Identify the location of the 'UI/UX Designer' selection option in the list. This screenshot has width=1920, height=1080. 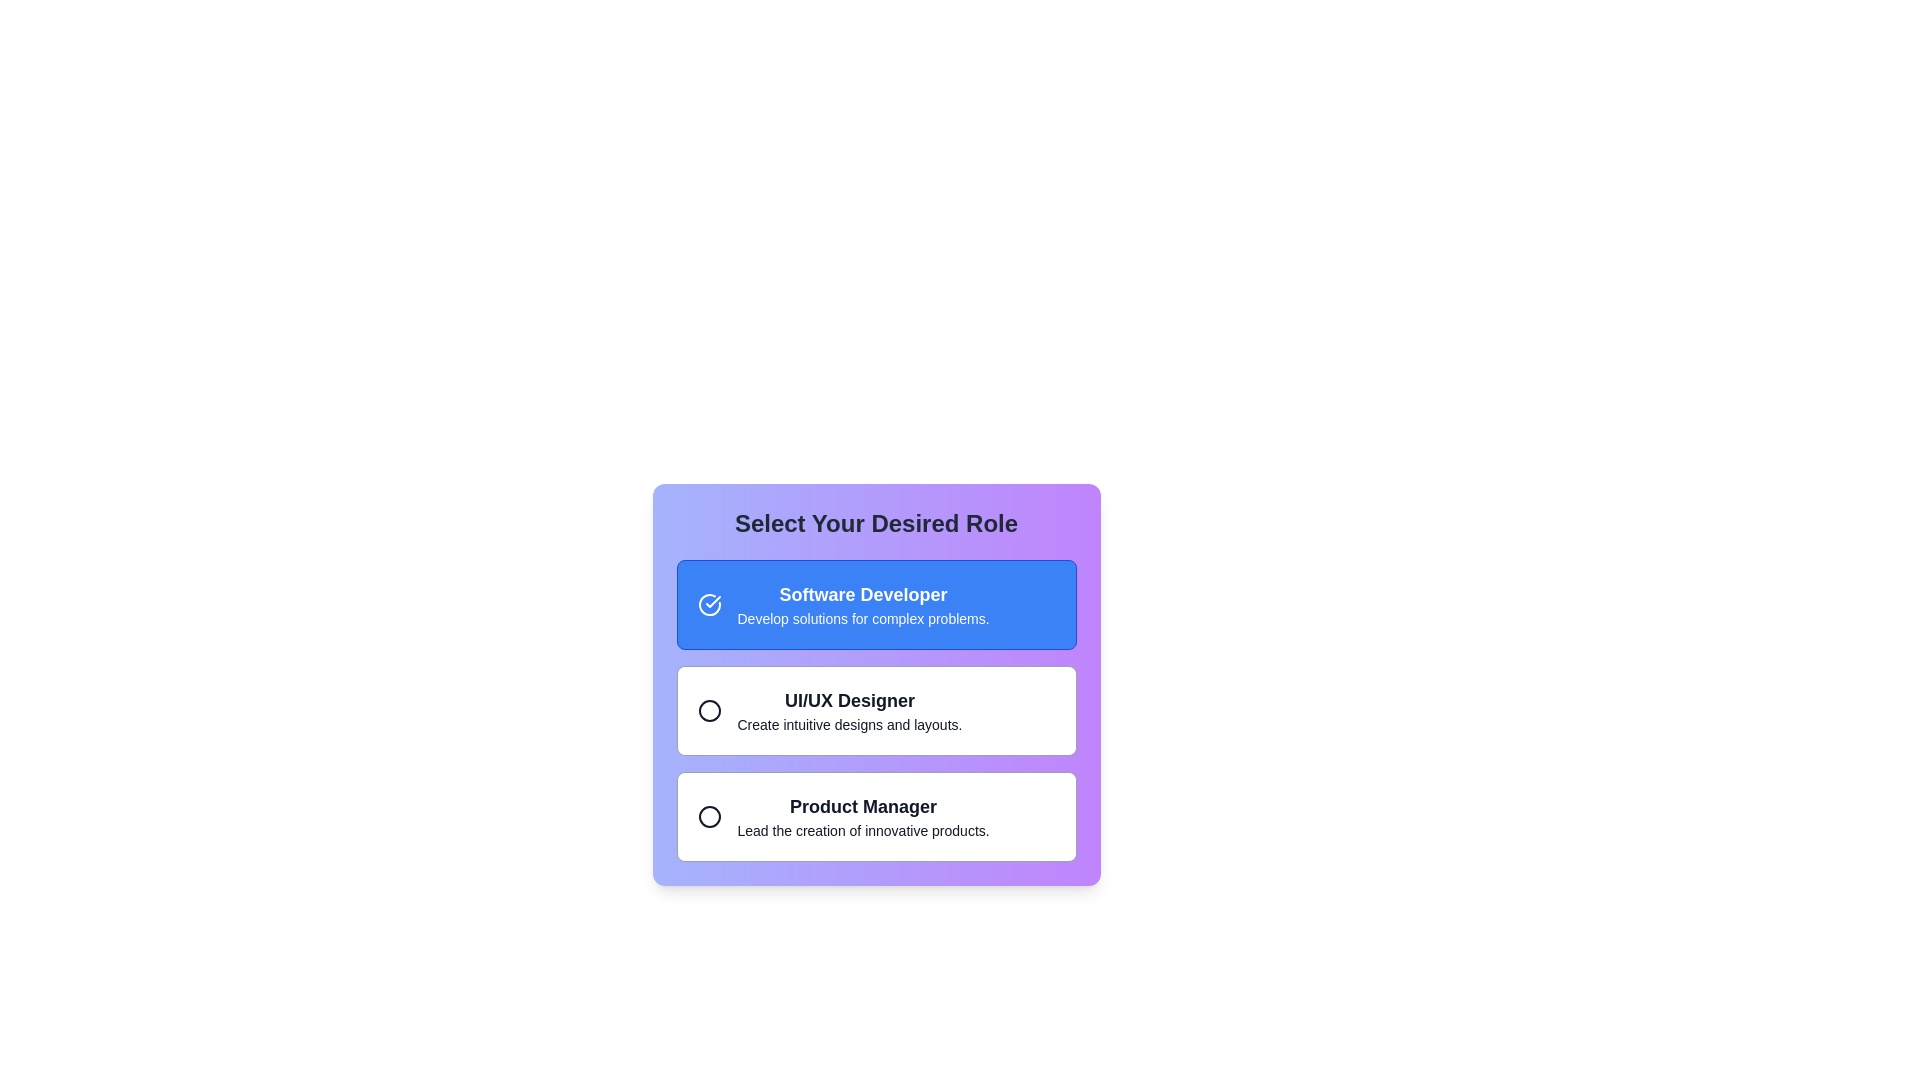
(876, 709).